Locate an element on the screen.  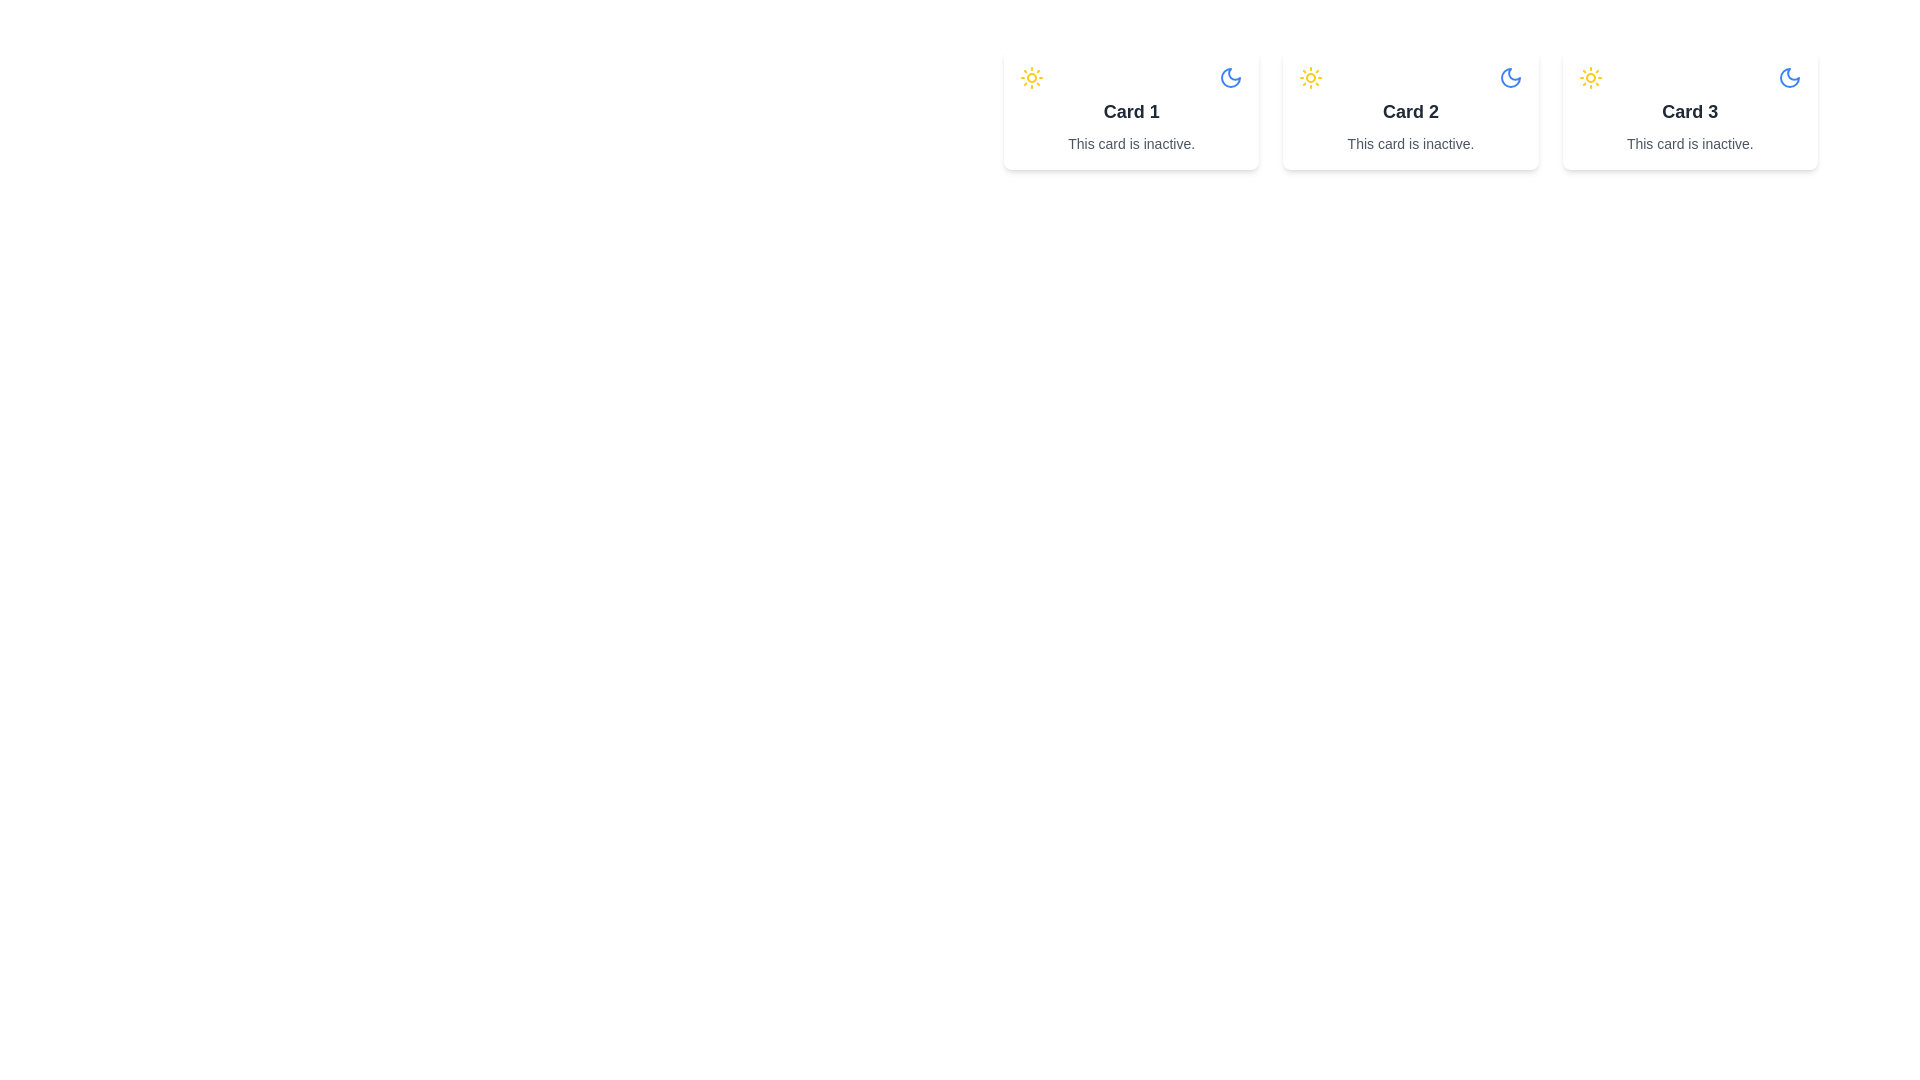
the leftmost icon in the top-right horizontal row of icons is located at coordinates (1311, 76).